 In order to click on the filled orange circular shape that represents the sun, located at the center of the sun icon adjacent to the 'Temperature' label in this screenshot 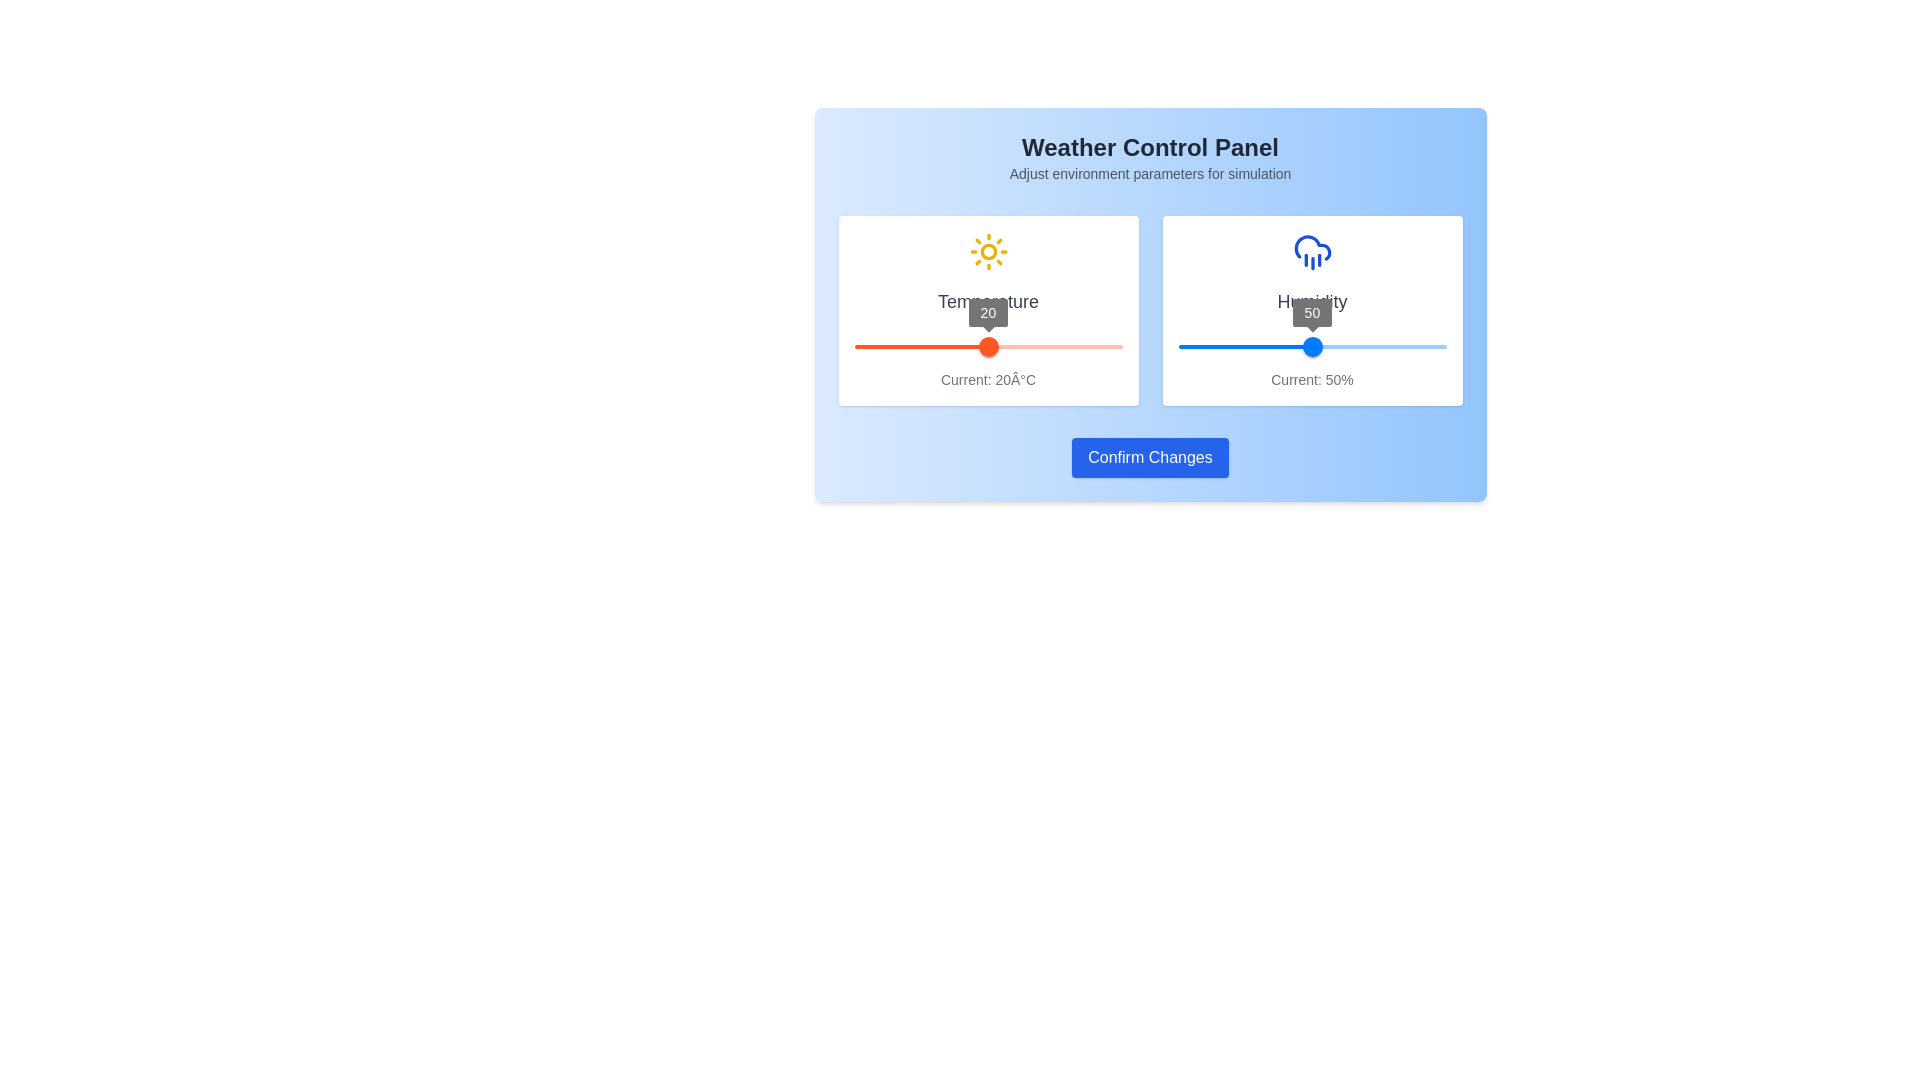, I will do `click(988, 250)`.